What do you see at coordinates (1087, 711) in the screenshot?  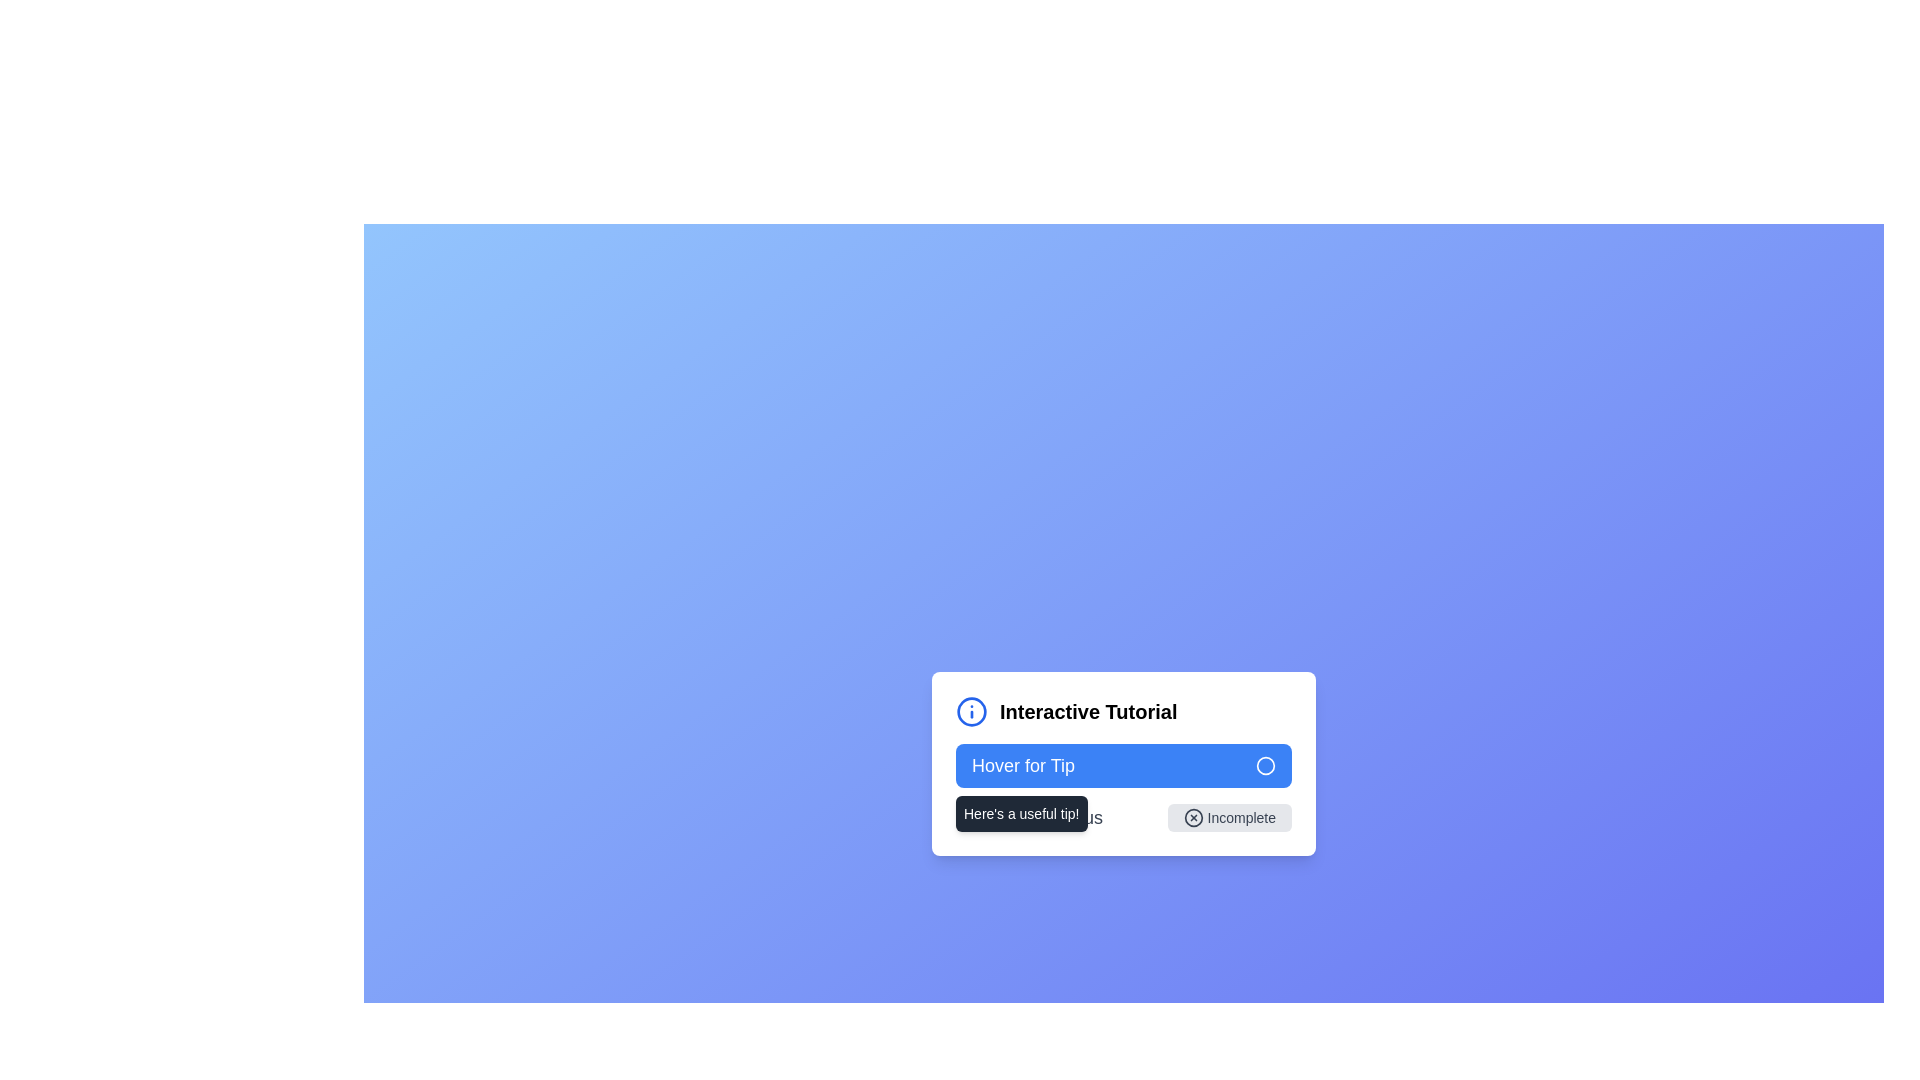 I see `the 'Interactive Tutorial' text label, which is prominently displayed in bold and larger font size, part of a compact interactive UI component` at bounding box center [1087, 711].